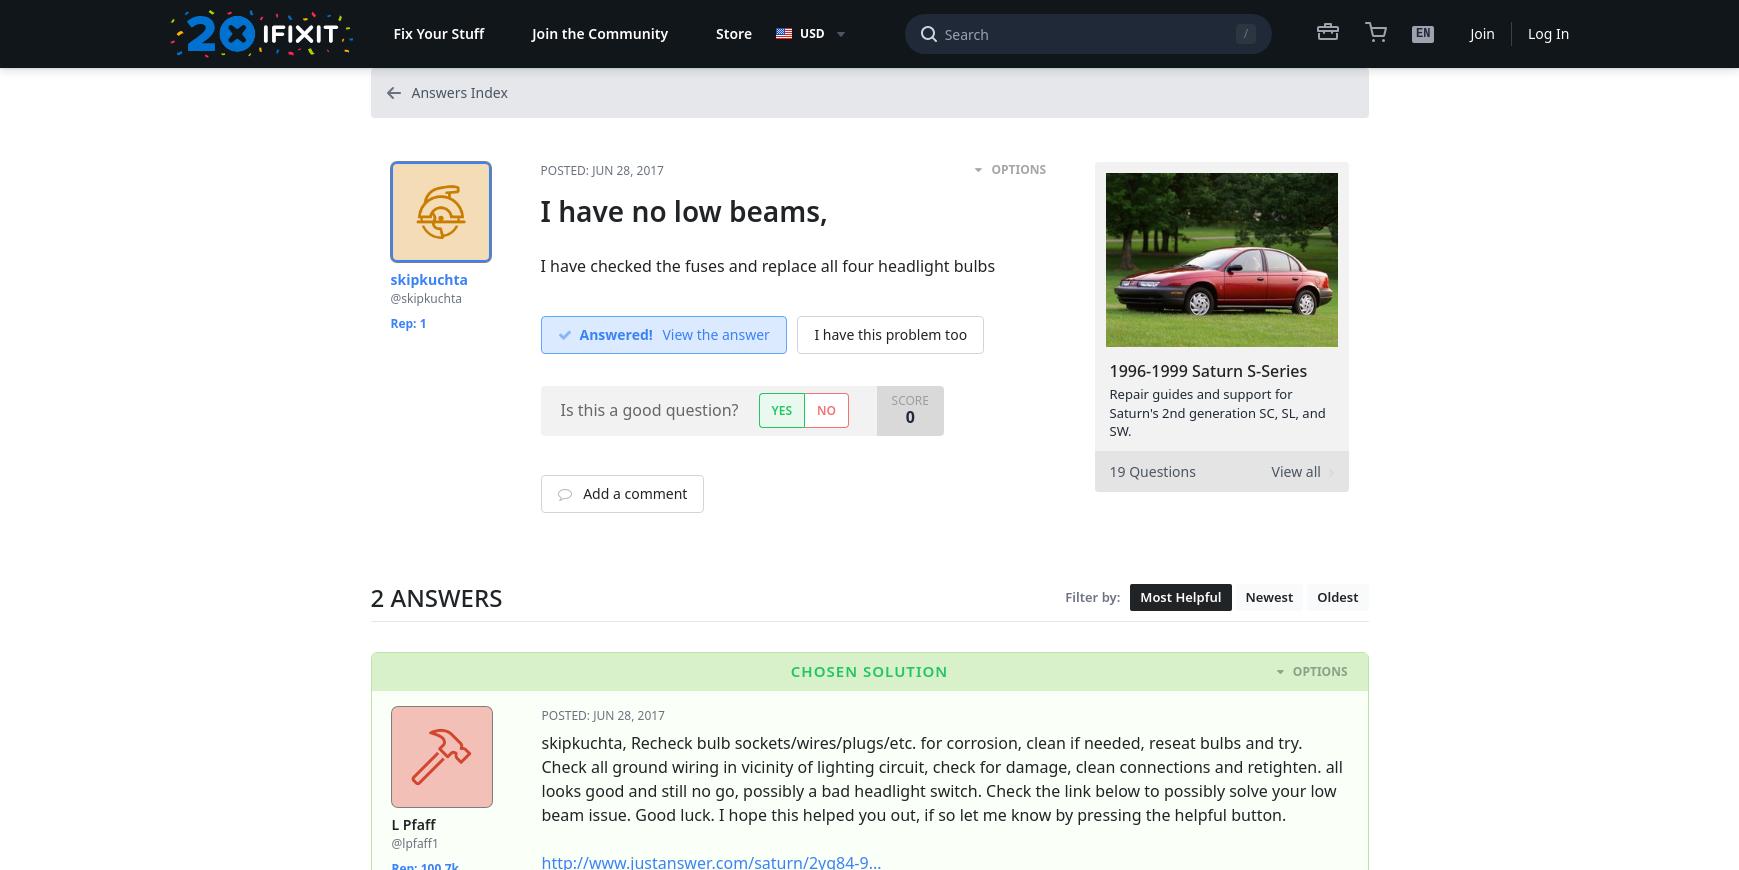  Describe the element at coordinates (1336, 595) in the screenshot. I see `'Oldest'` at that location.